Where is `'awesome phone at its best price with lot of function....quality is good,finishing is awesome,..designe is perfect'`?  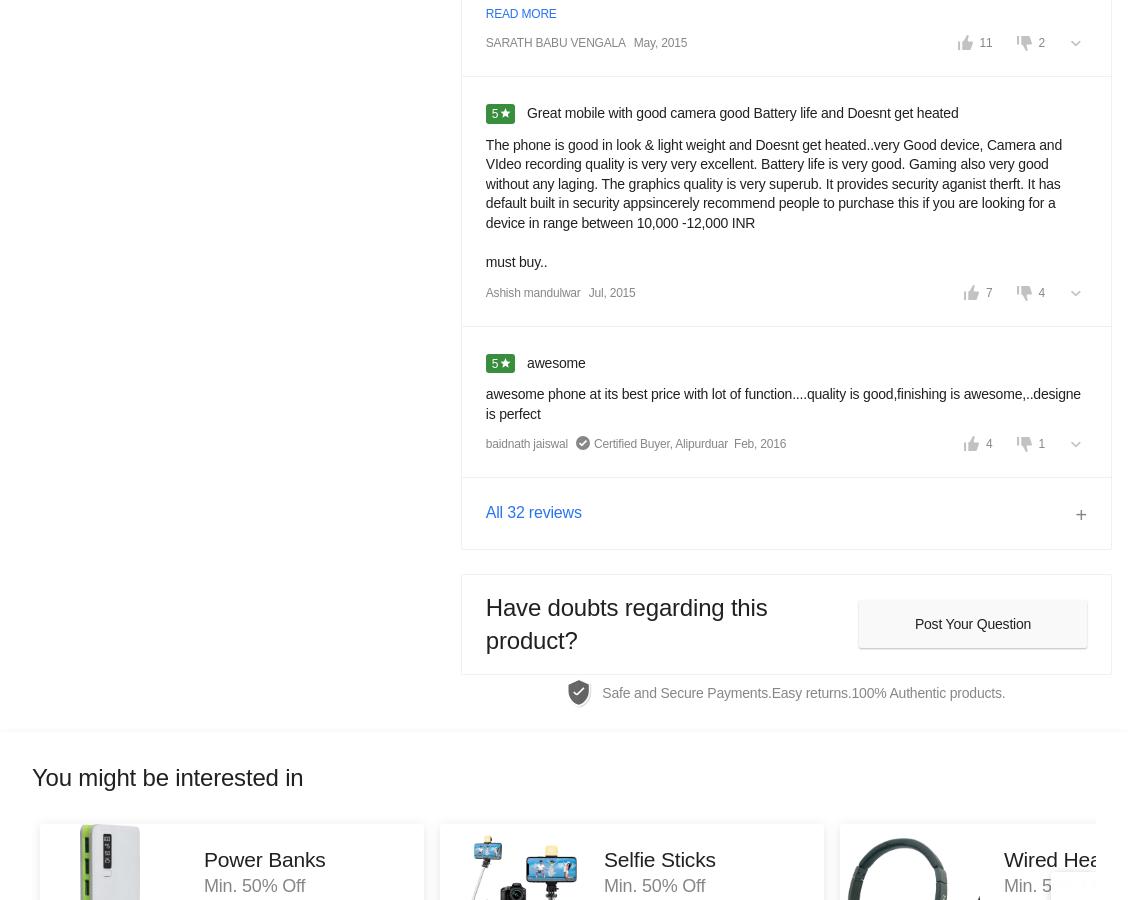 'awesome phone at its best price with lot of function....quality is good,finishing is awesome,..designe is perfect' is located at coordinates (782, 403).